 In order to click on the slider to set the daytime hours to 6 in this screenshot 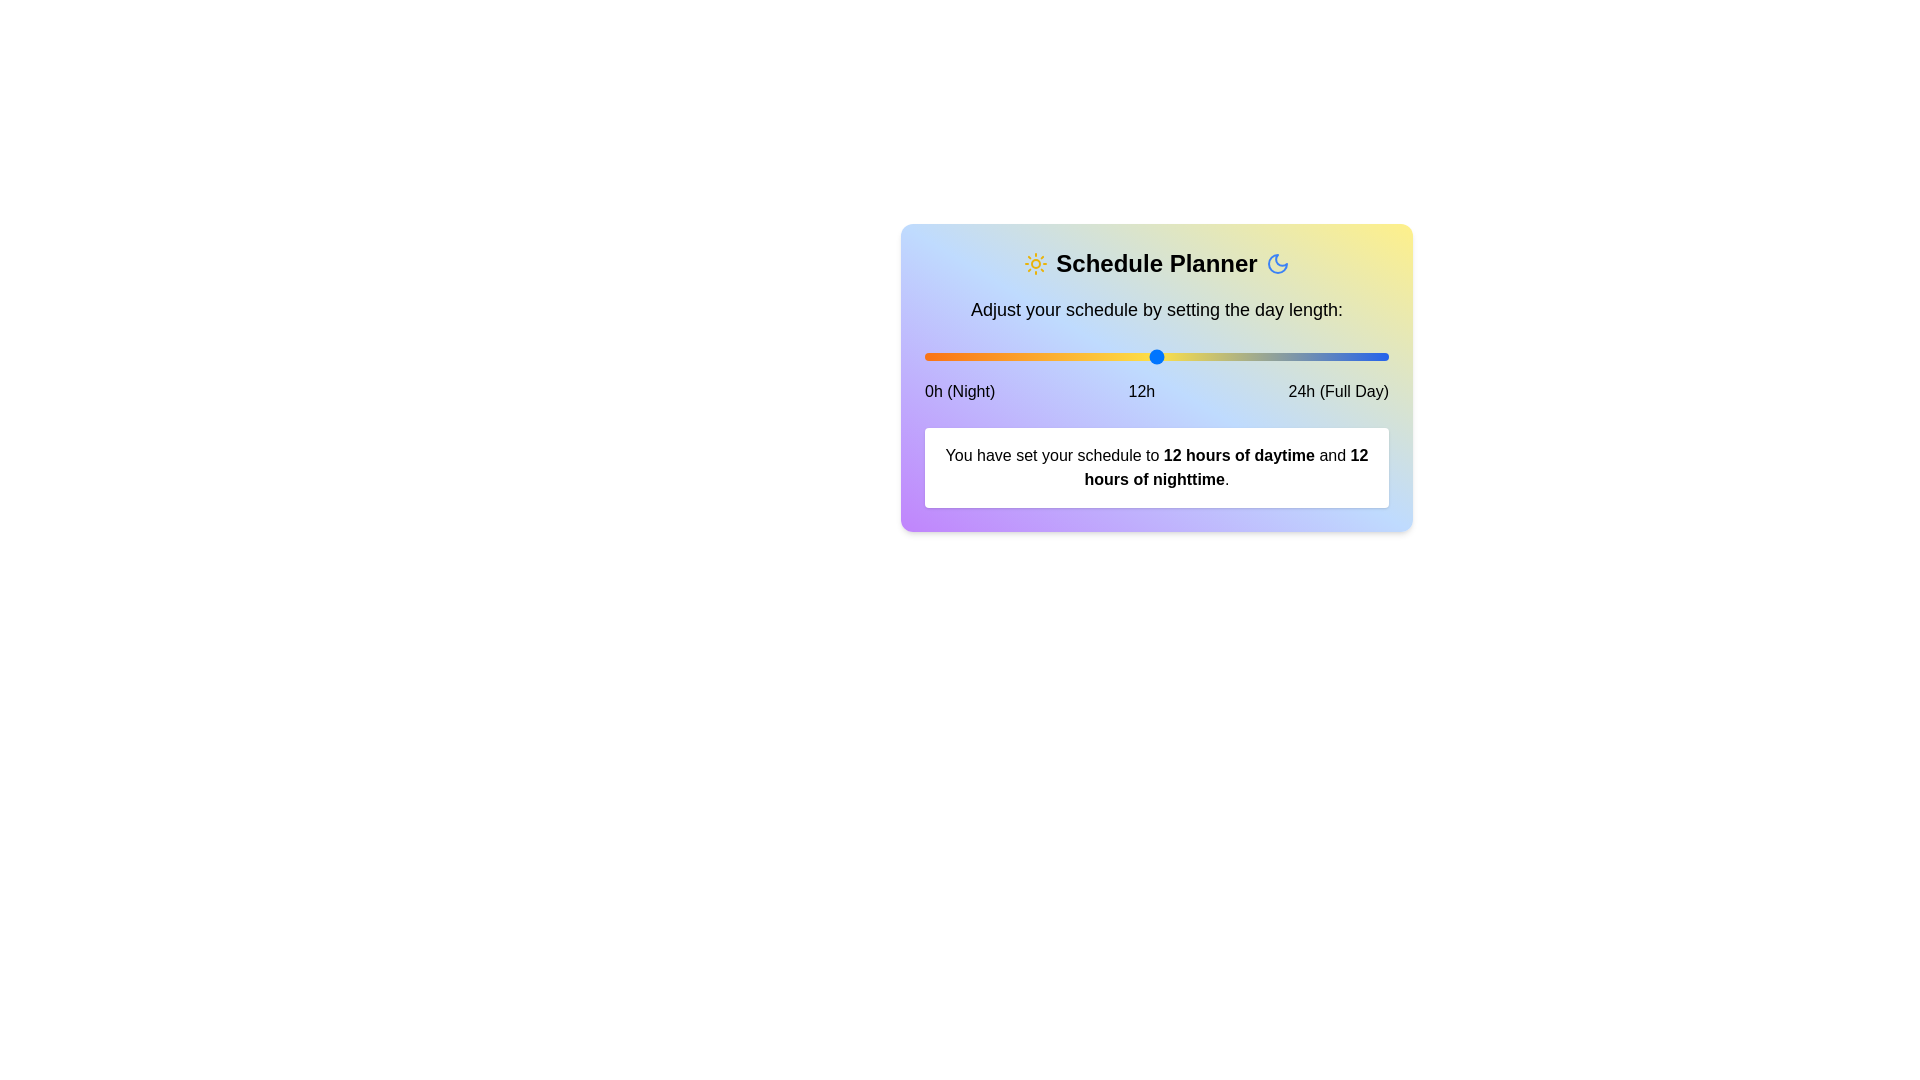, I will do `click(1040, 356)`.